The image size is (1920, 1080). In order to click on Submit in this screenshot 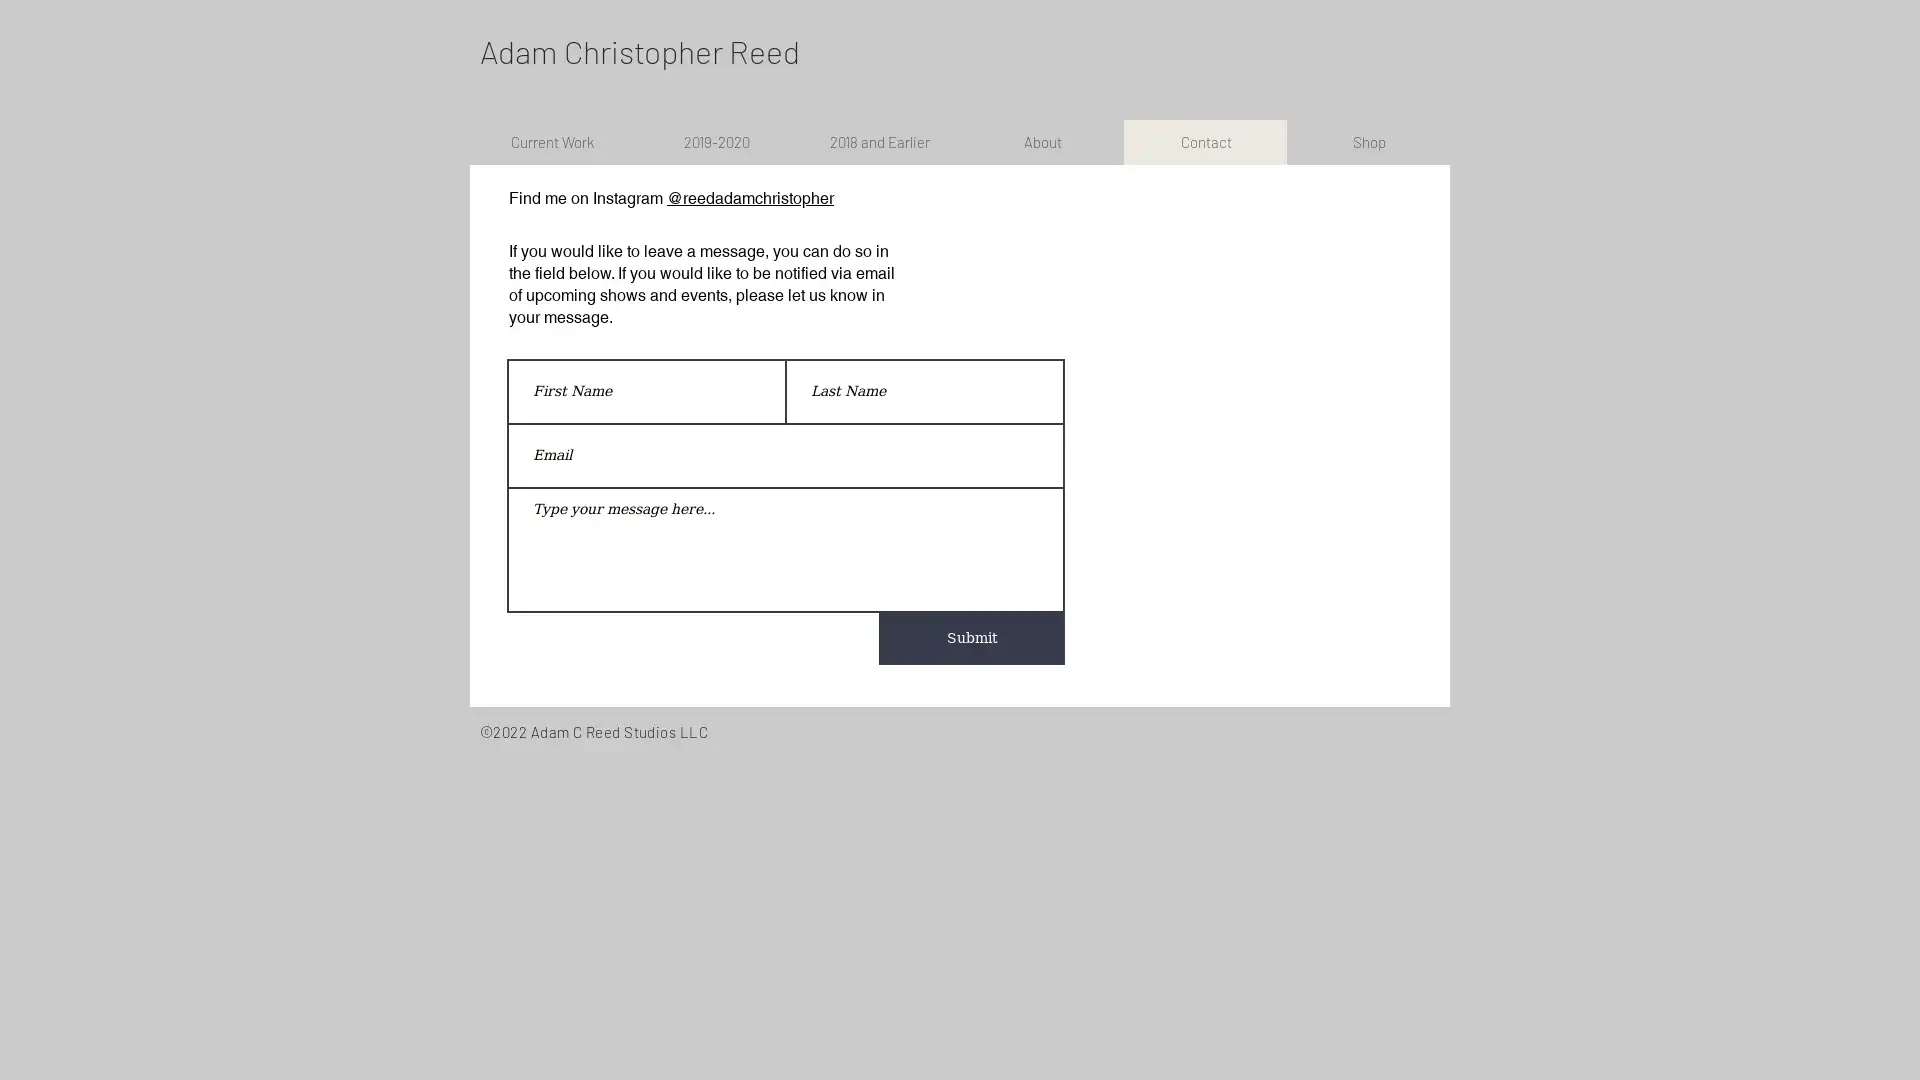, I will do `click(971, 639)`.